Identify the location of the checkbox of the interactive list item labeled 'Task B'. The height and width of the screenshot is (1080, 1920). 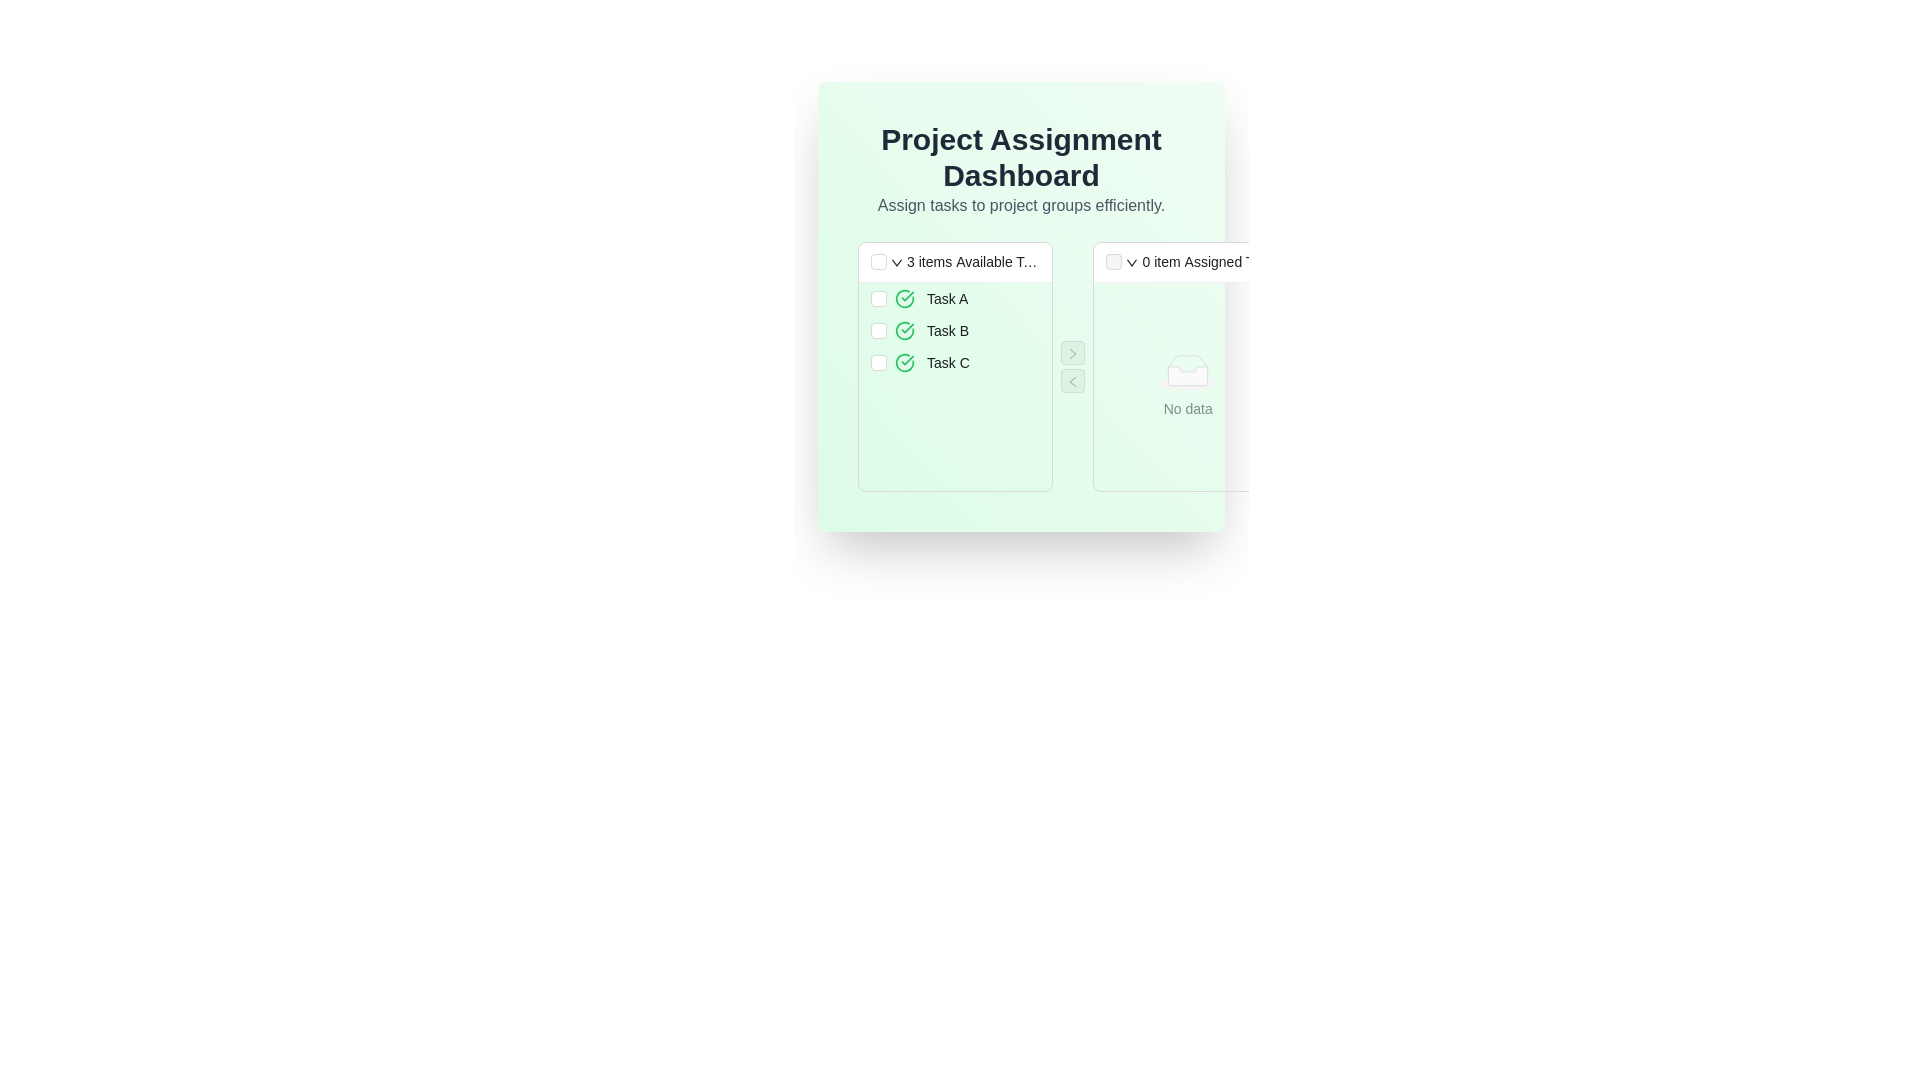
(954, 330).